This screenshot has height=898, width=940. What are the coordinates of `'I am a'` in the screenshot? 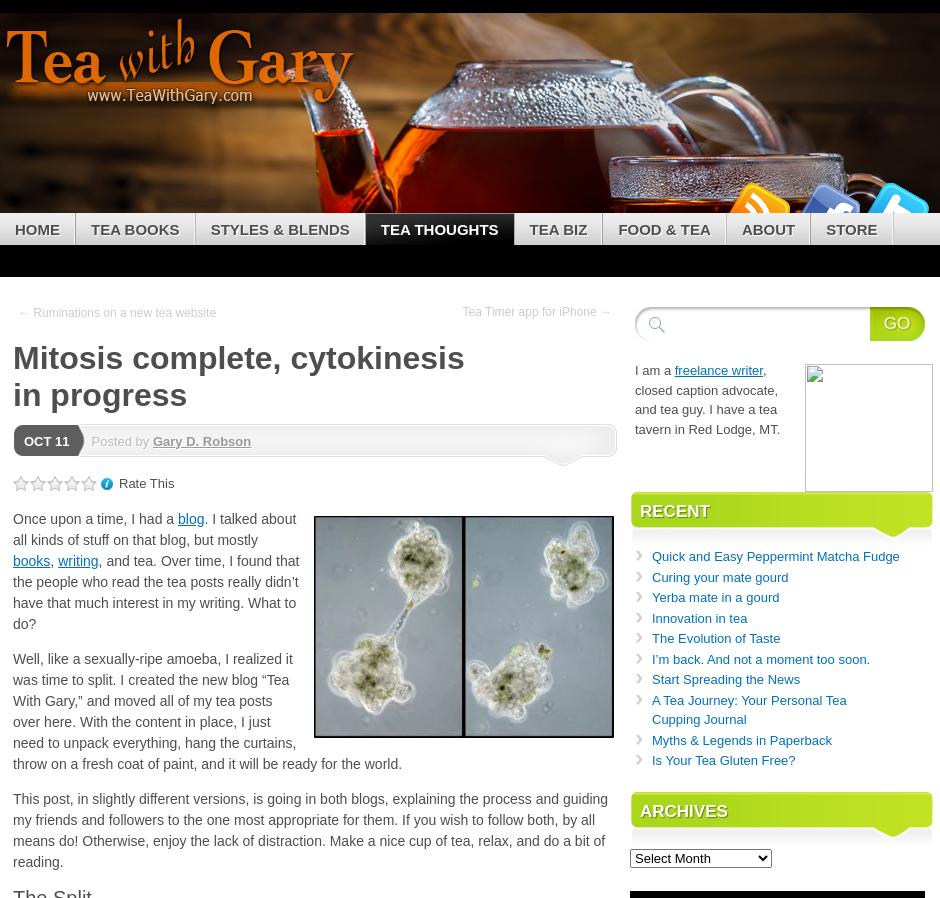 It's located at (634, 370).